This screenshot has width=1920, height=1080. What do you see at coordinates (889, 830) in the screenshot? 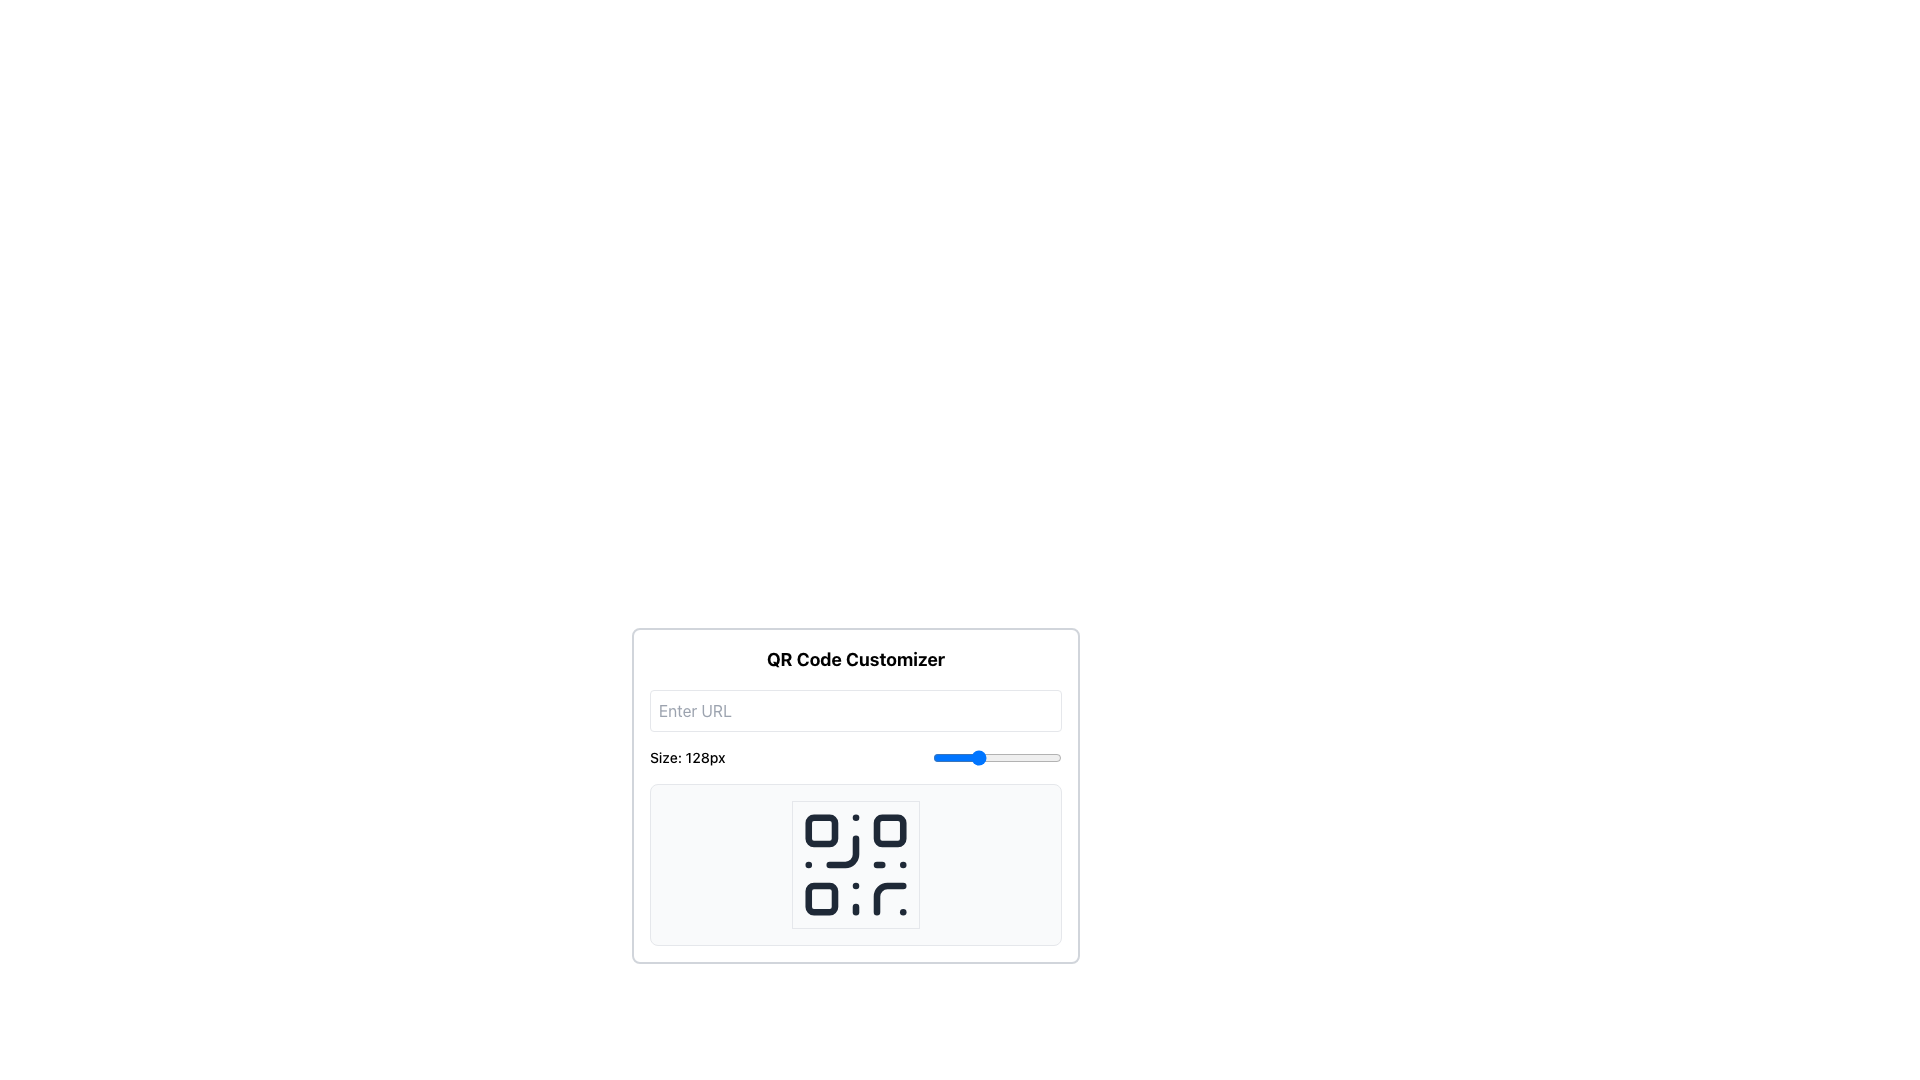
I see `the second square block within the top row of the QR code, which has rounded corners and no visible fill or stroke` at bounding box center [889, 830].